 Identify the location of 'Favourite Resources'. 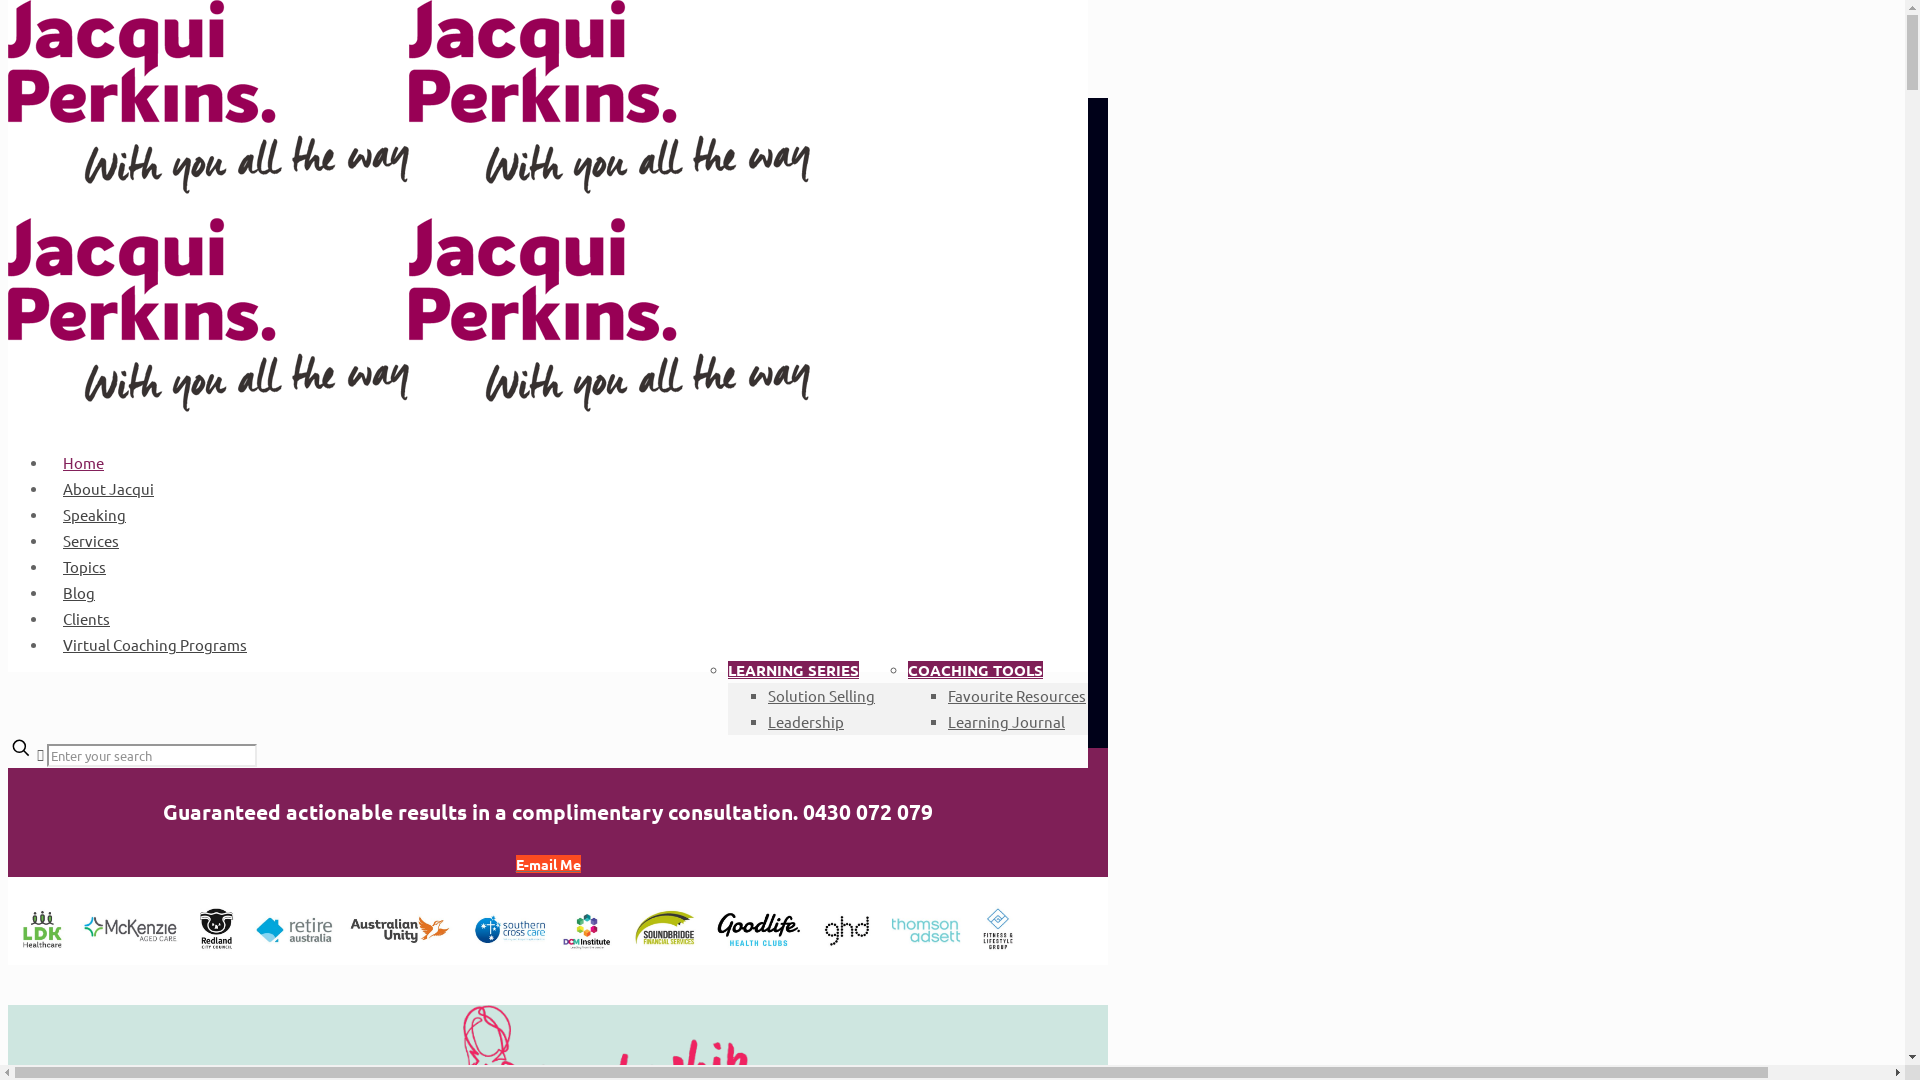
(1017, 694).